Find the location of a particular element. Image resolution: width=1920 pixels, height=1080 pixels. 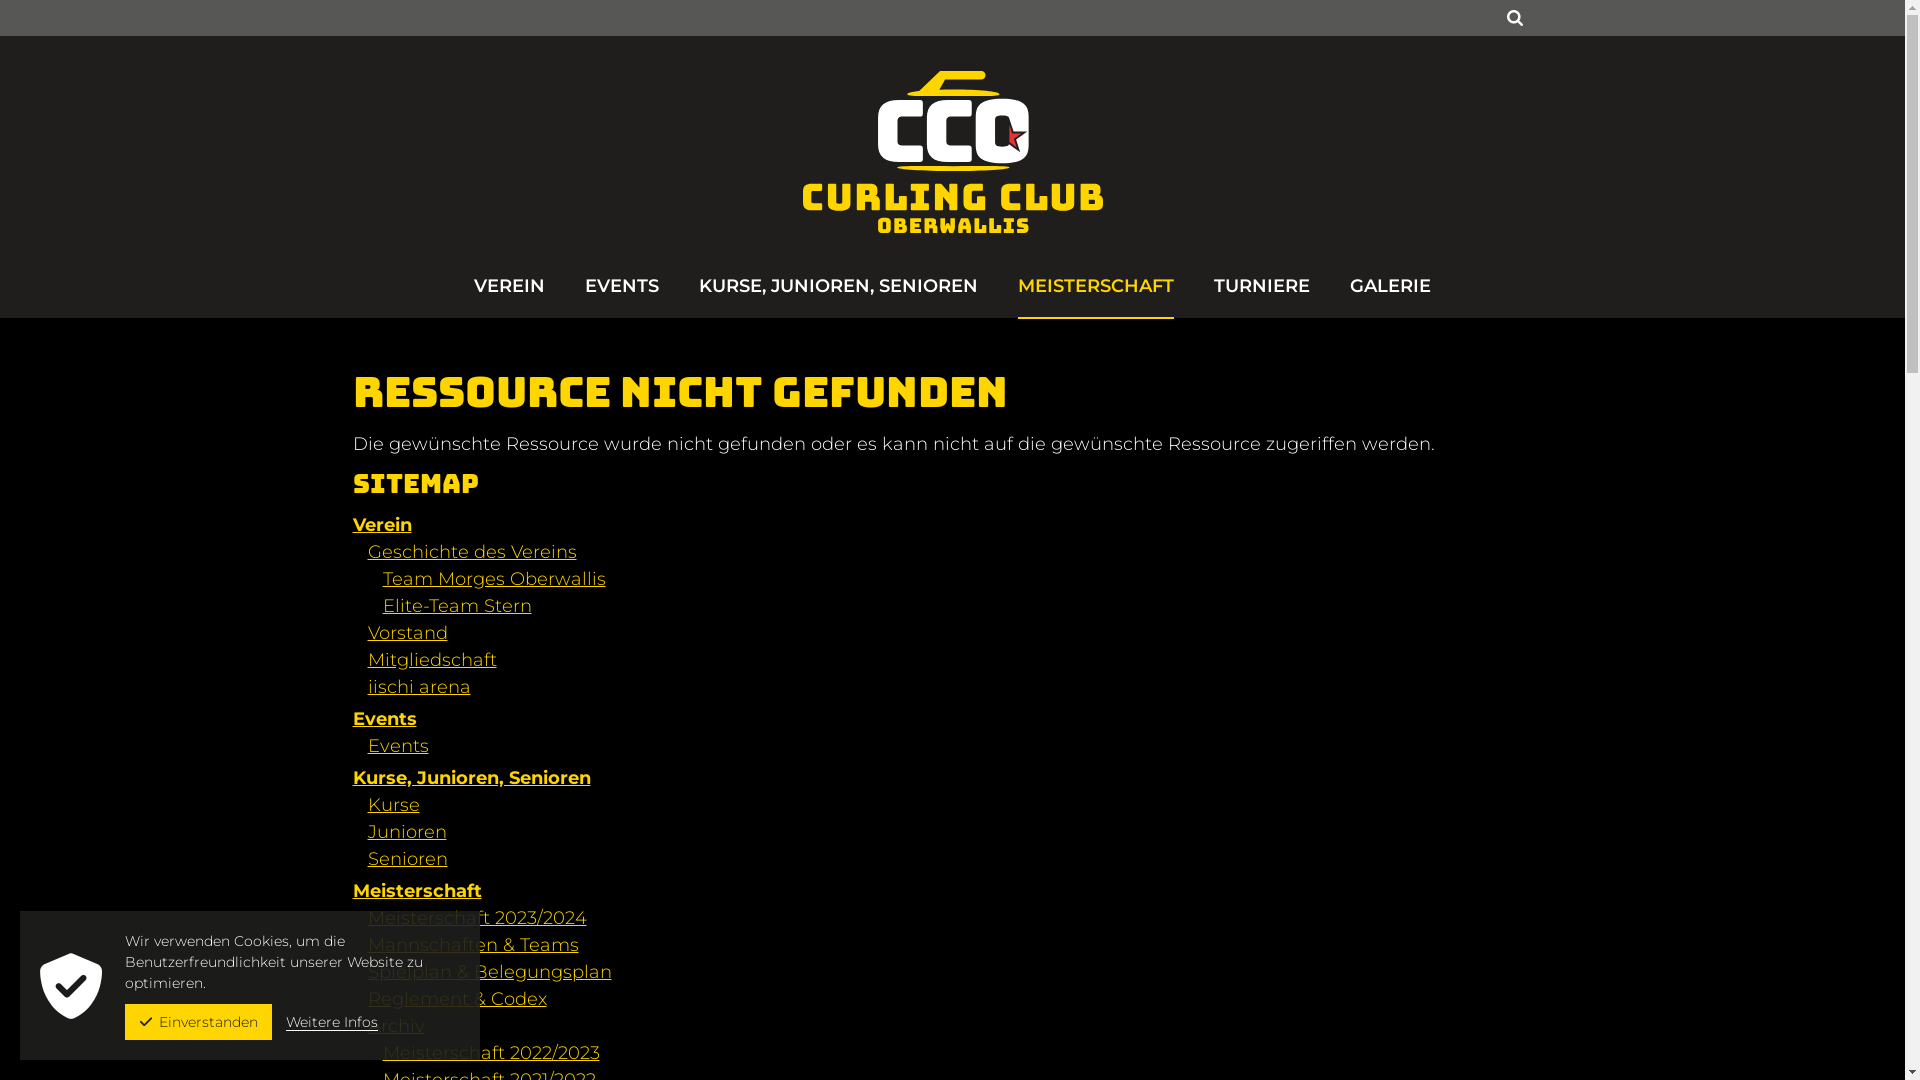

'Junioren' is located at coordinates (406, 832).